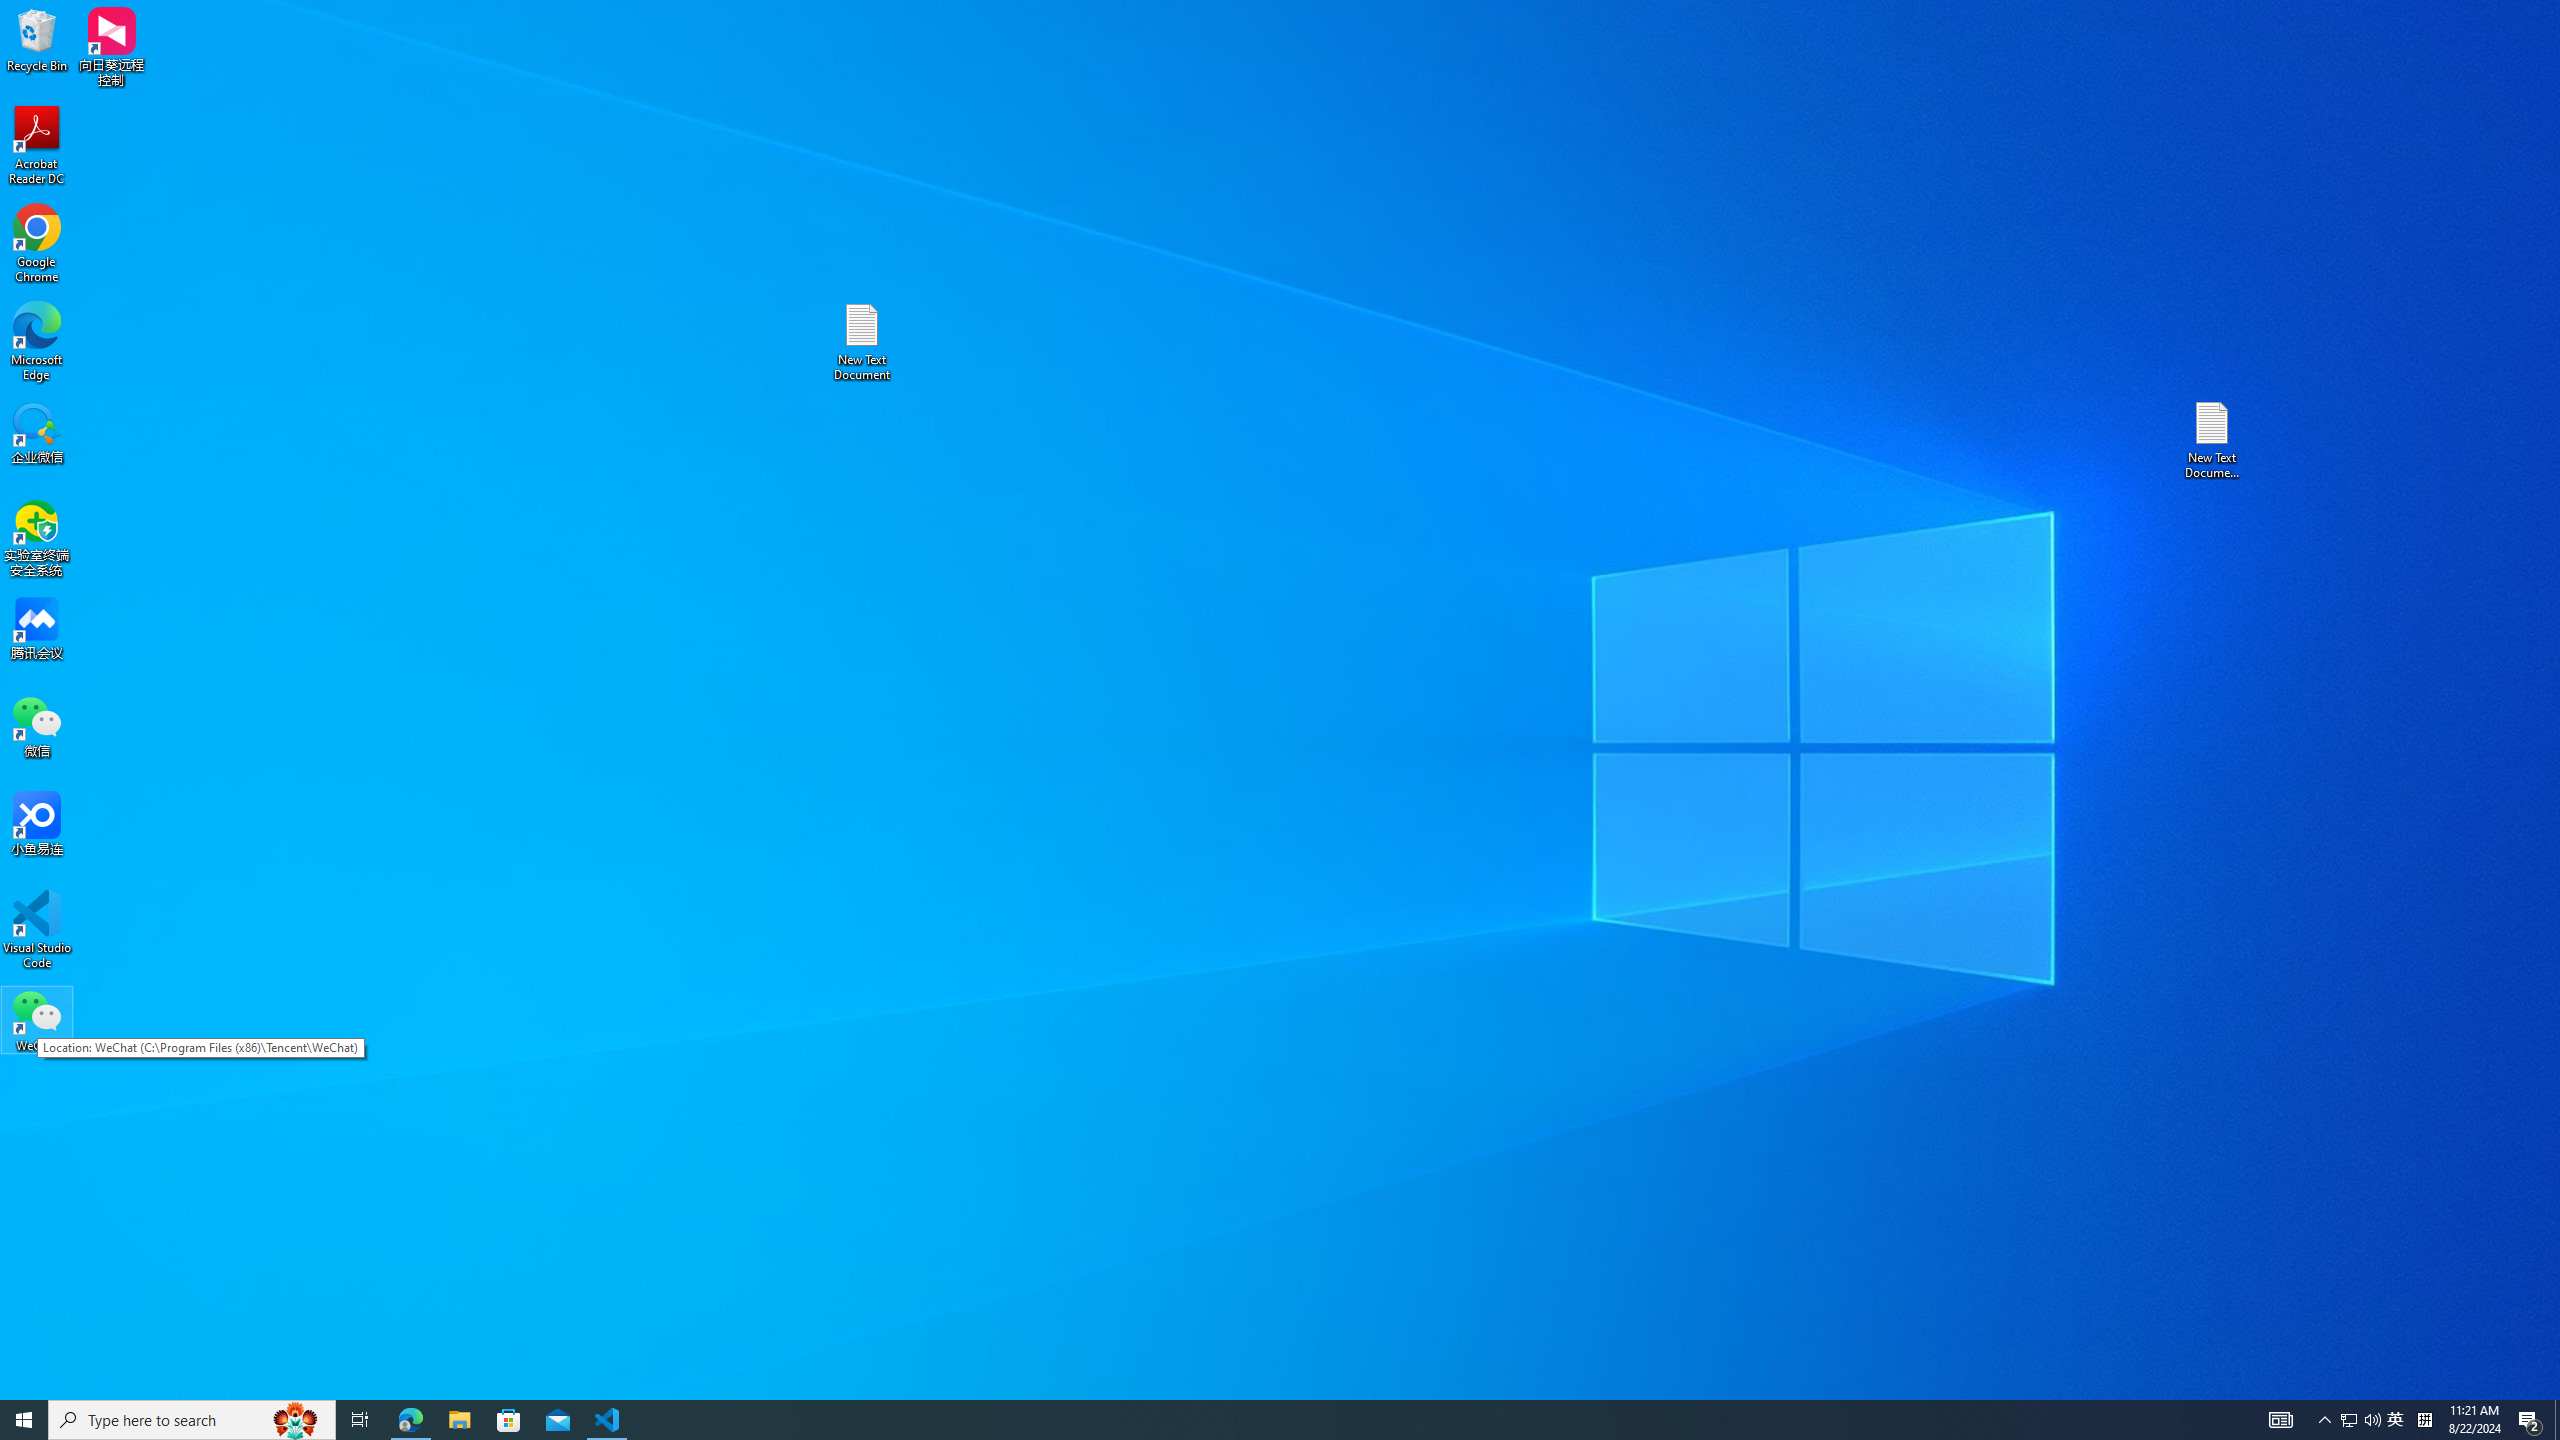 This screenshot has width=2560, height=1440. I want to click on 'Visual Studio Code', so click(36, 928).